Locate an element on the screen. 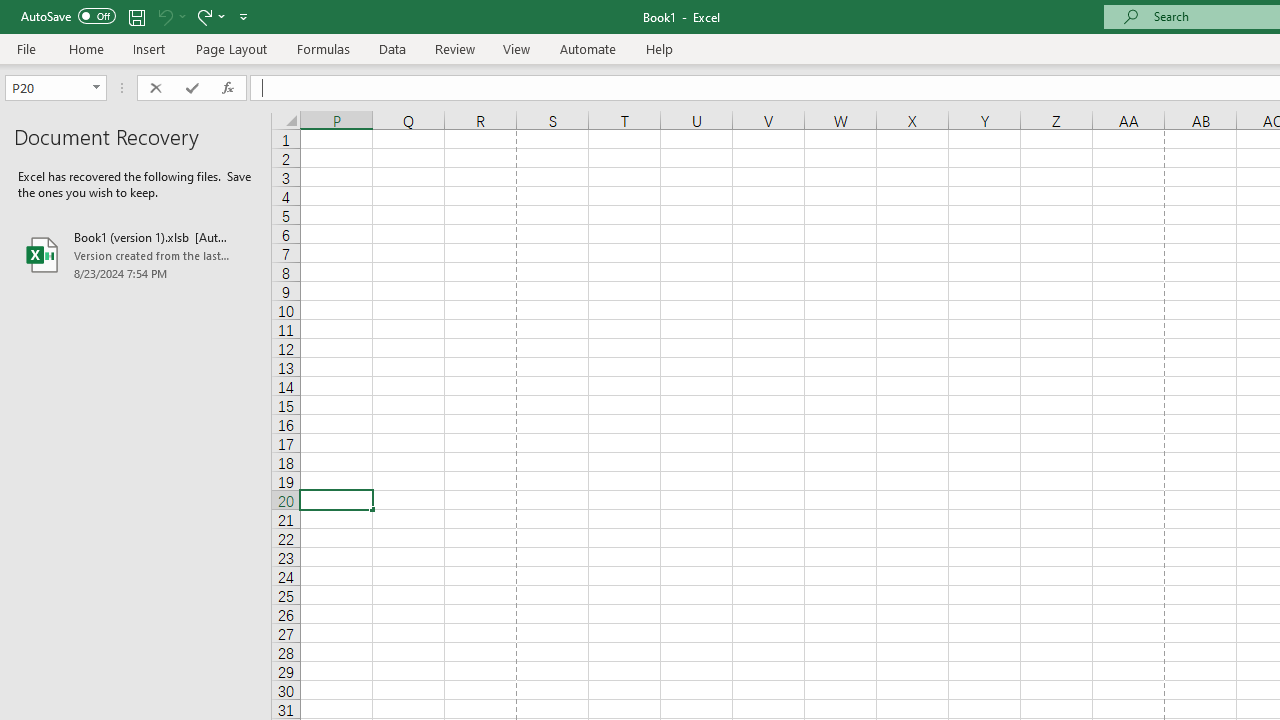 The image size is (1280, 720). 'Save' is located at coordinates (135, 16).